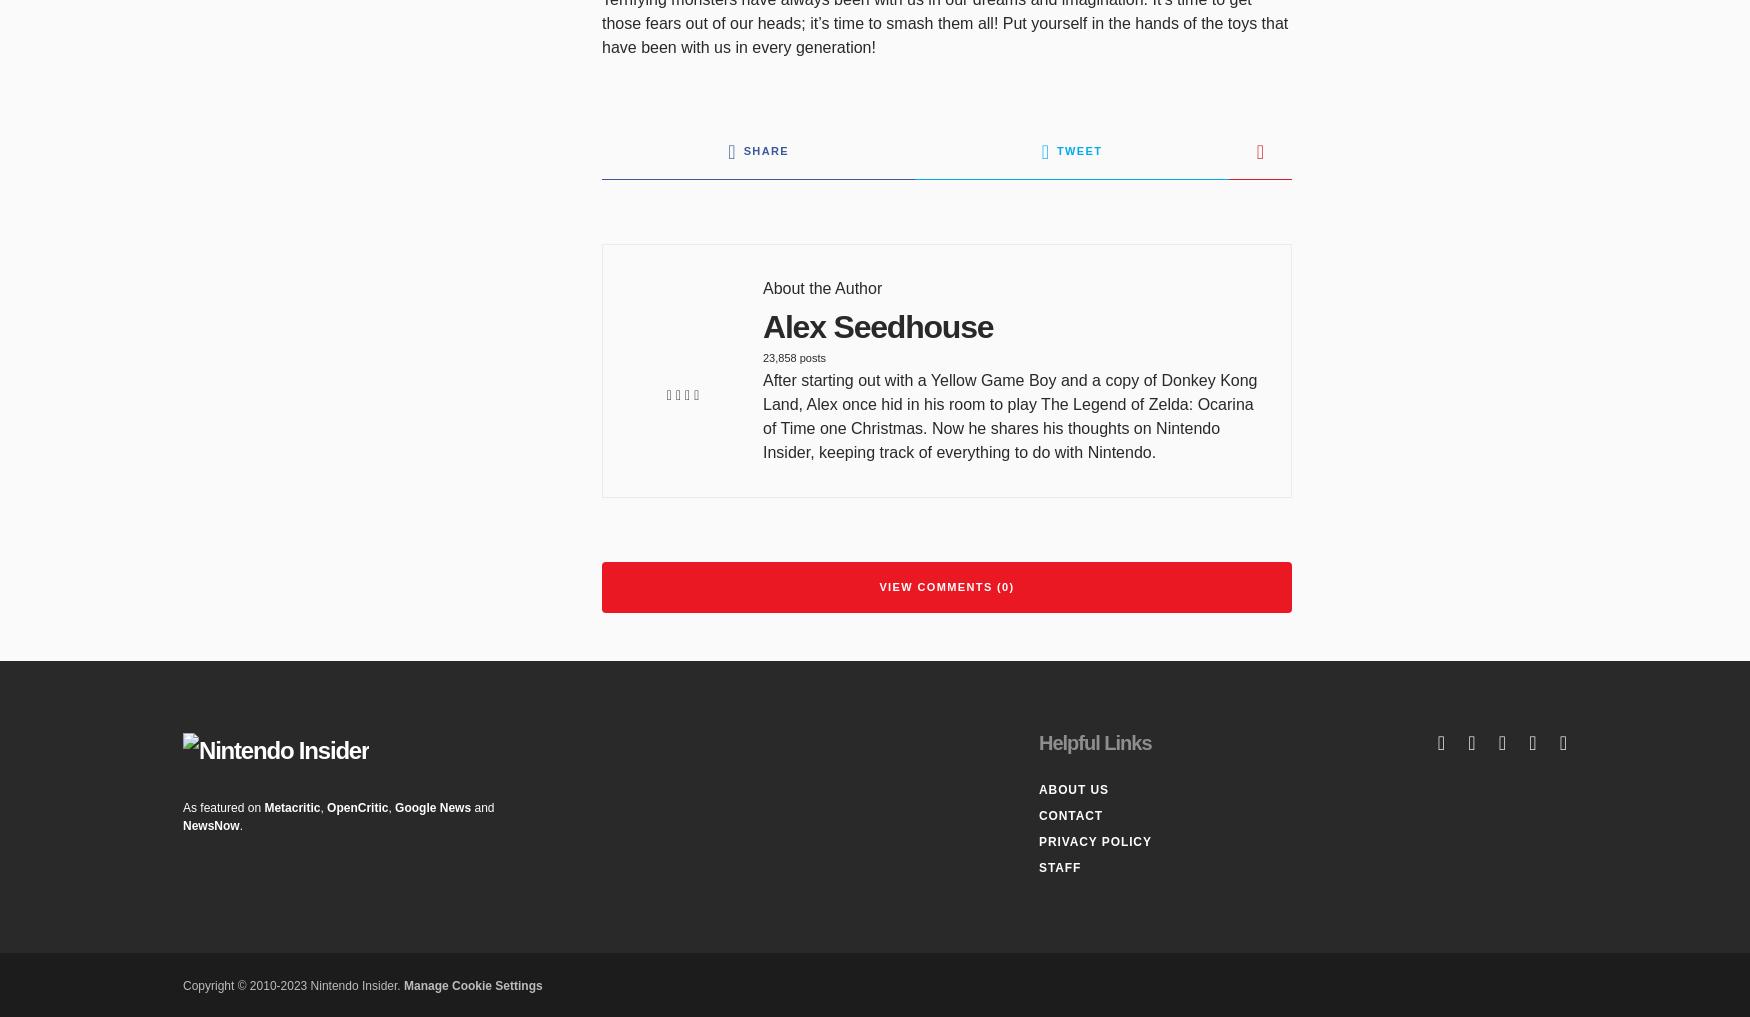  What do you see at coordinates (946, 586) in the screenshot?
I see `'View Comments (0)'` at bounding box center [946, 586].